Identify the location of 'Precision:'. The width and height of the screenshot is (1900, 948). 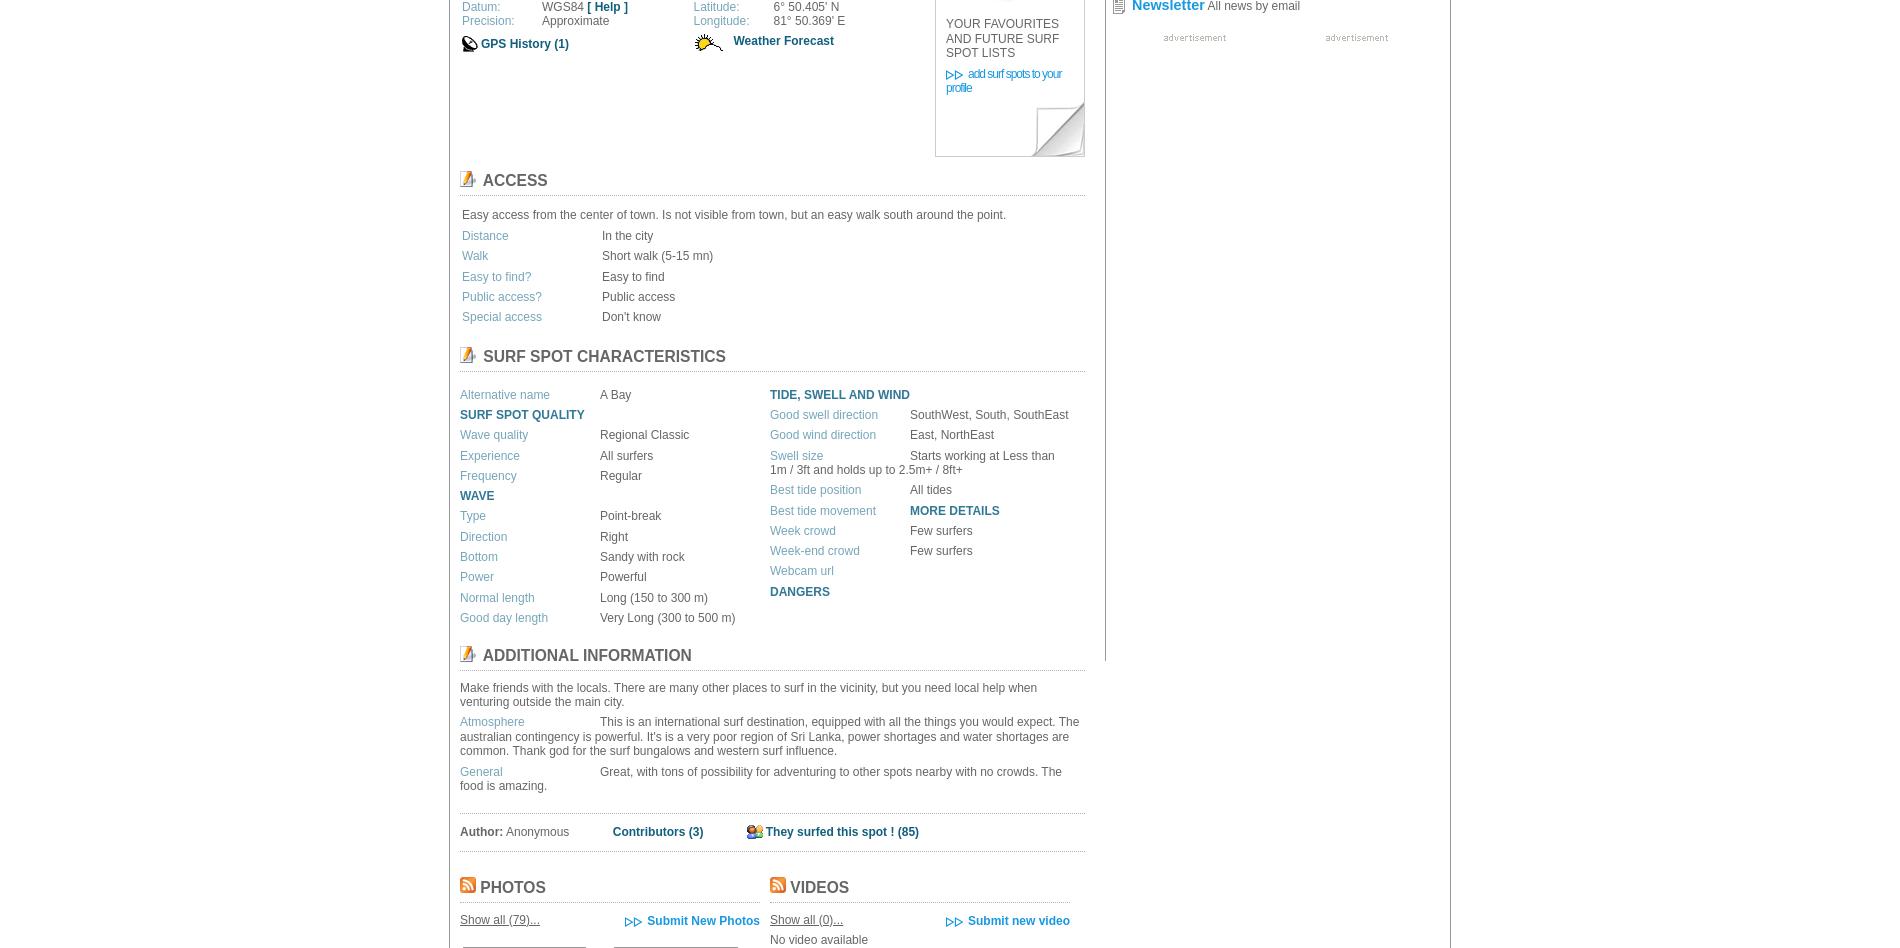
(461, 20).